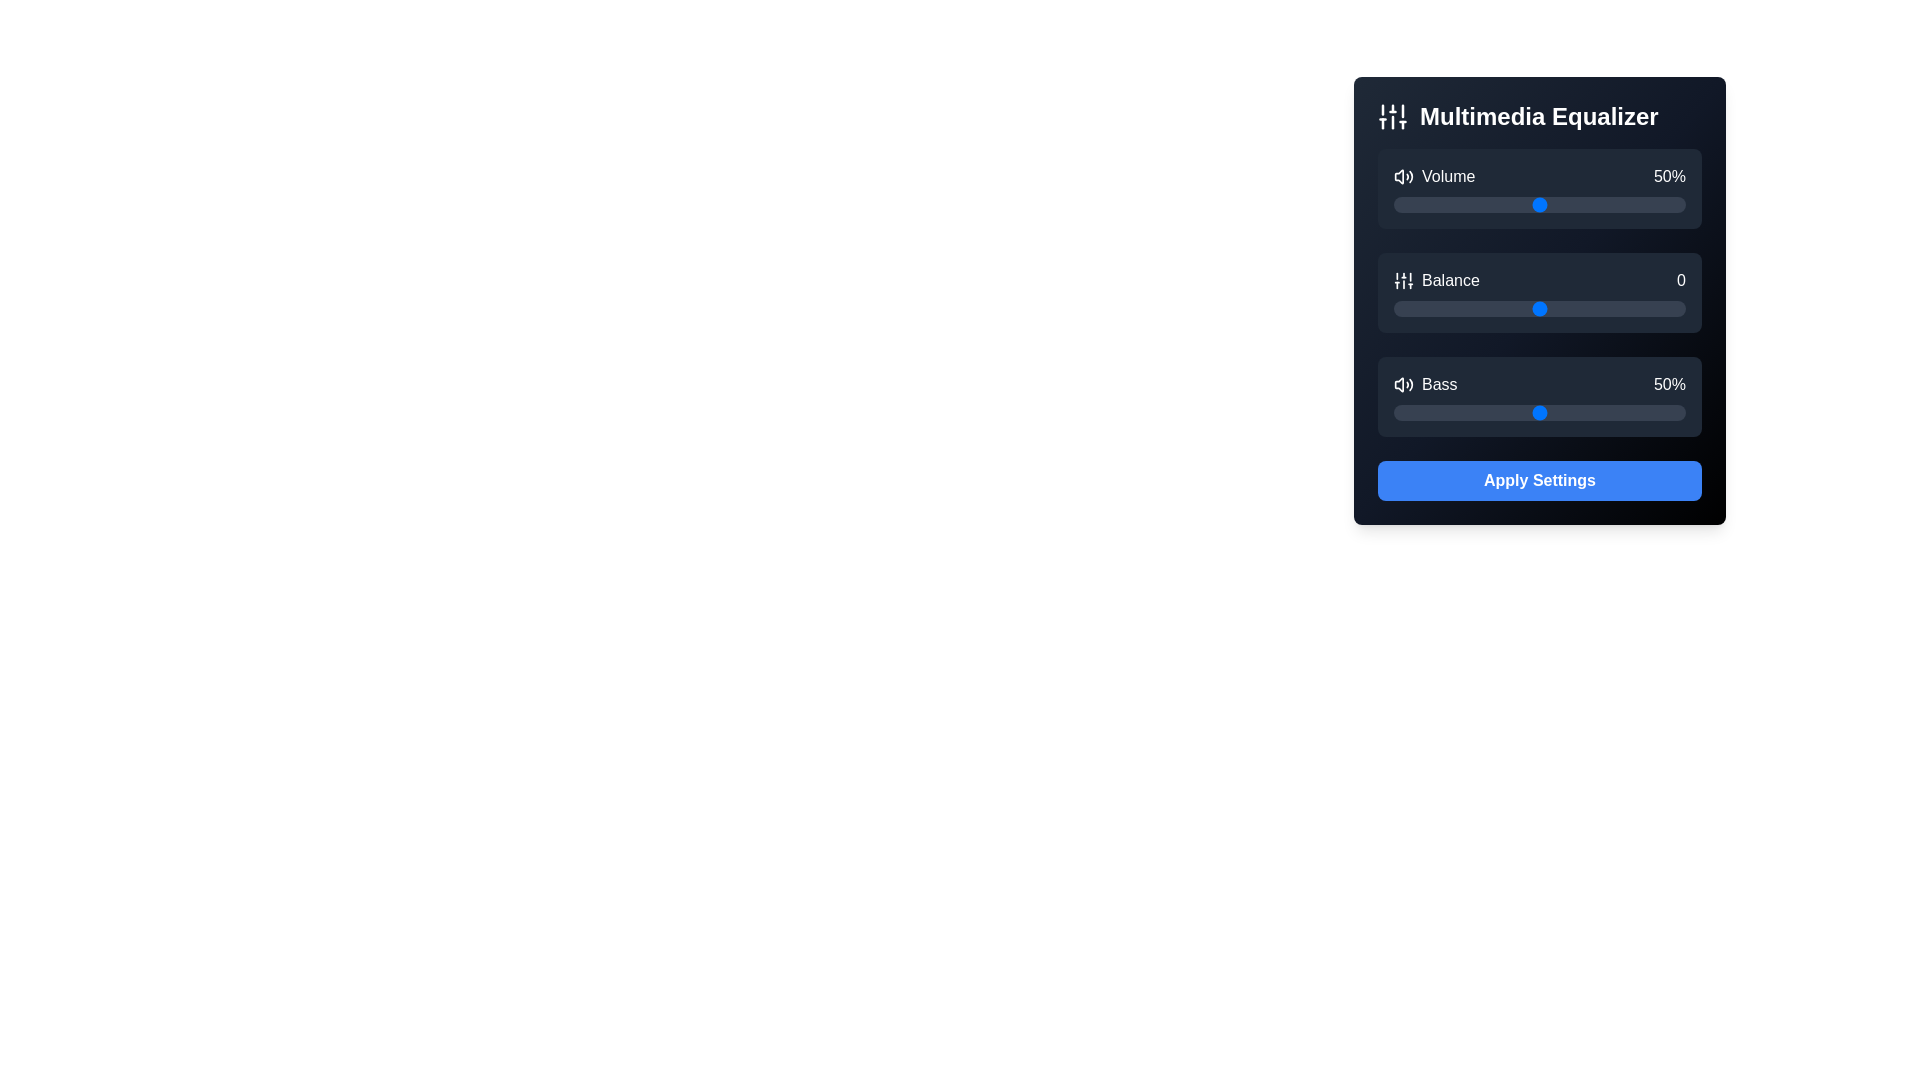  Describe the element at coordinates (1419, 411) in the screenshot. I see `the bass level` at that location.